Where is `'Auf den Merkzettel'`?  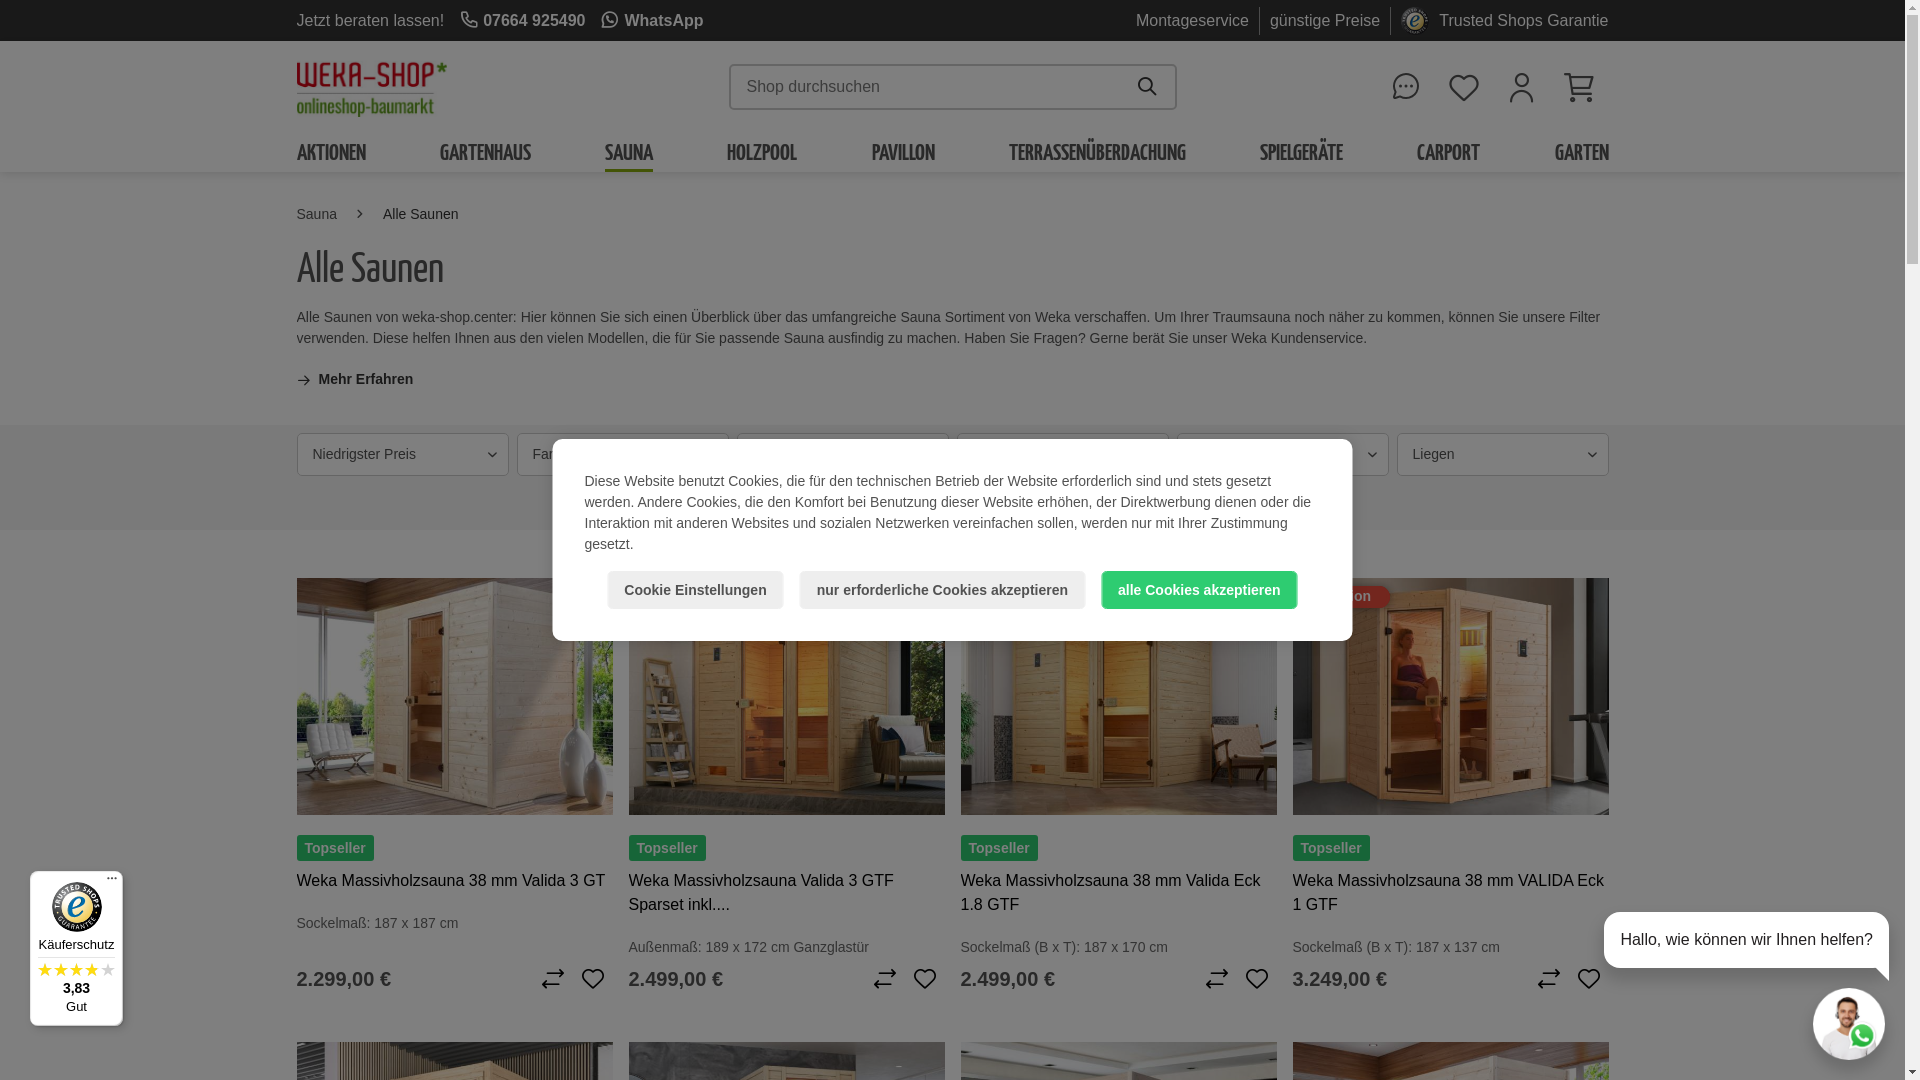 'Auf den Merkzettel' is located at coordinates (590, 978).